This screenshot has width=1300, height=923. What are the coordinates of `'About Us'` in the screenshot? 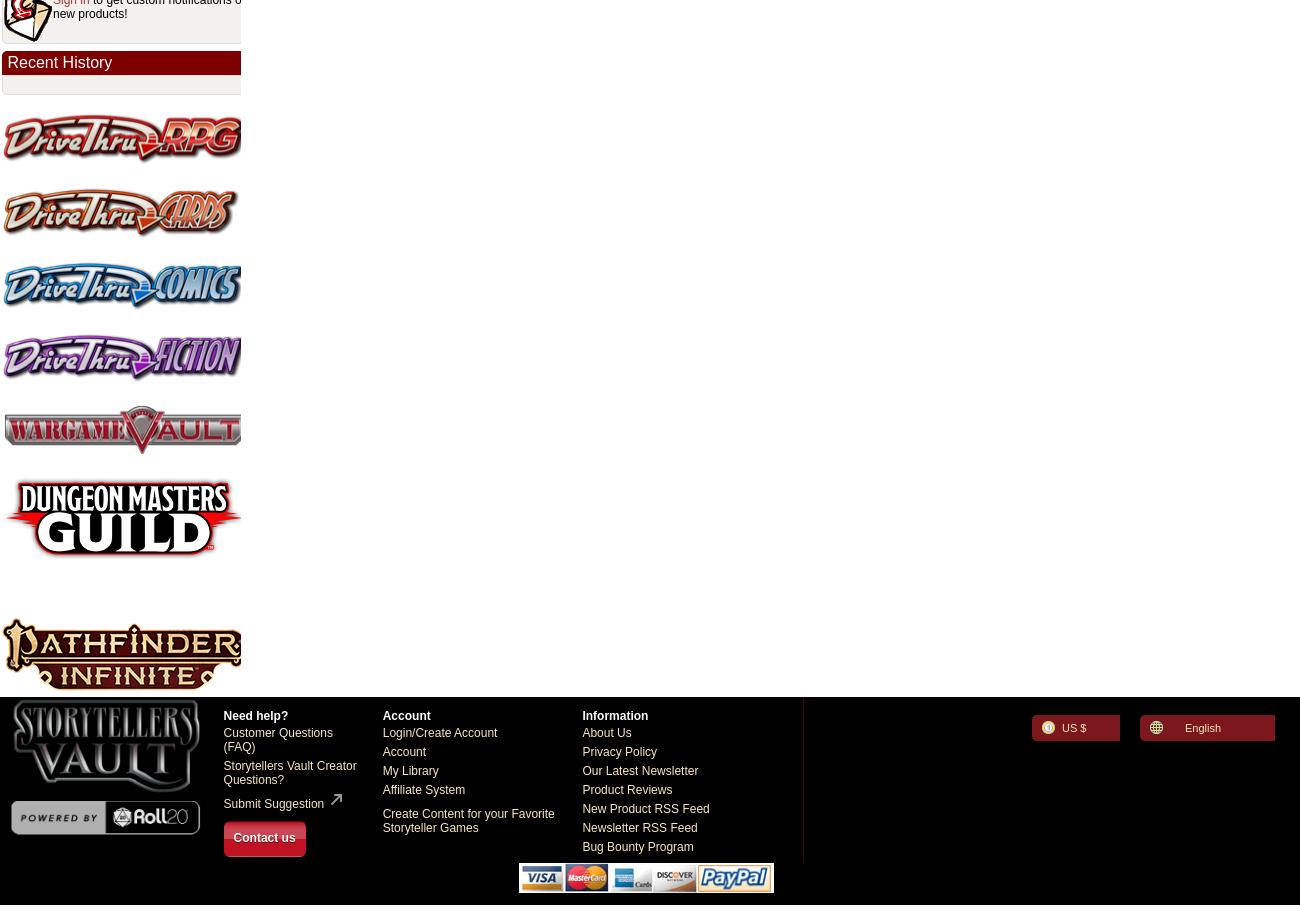 It's located at (606, 731).